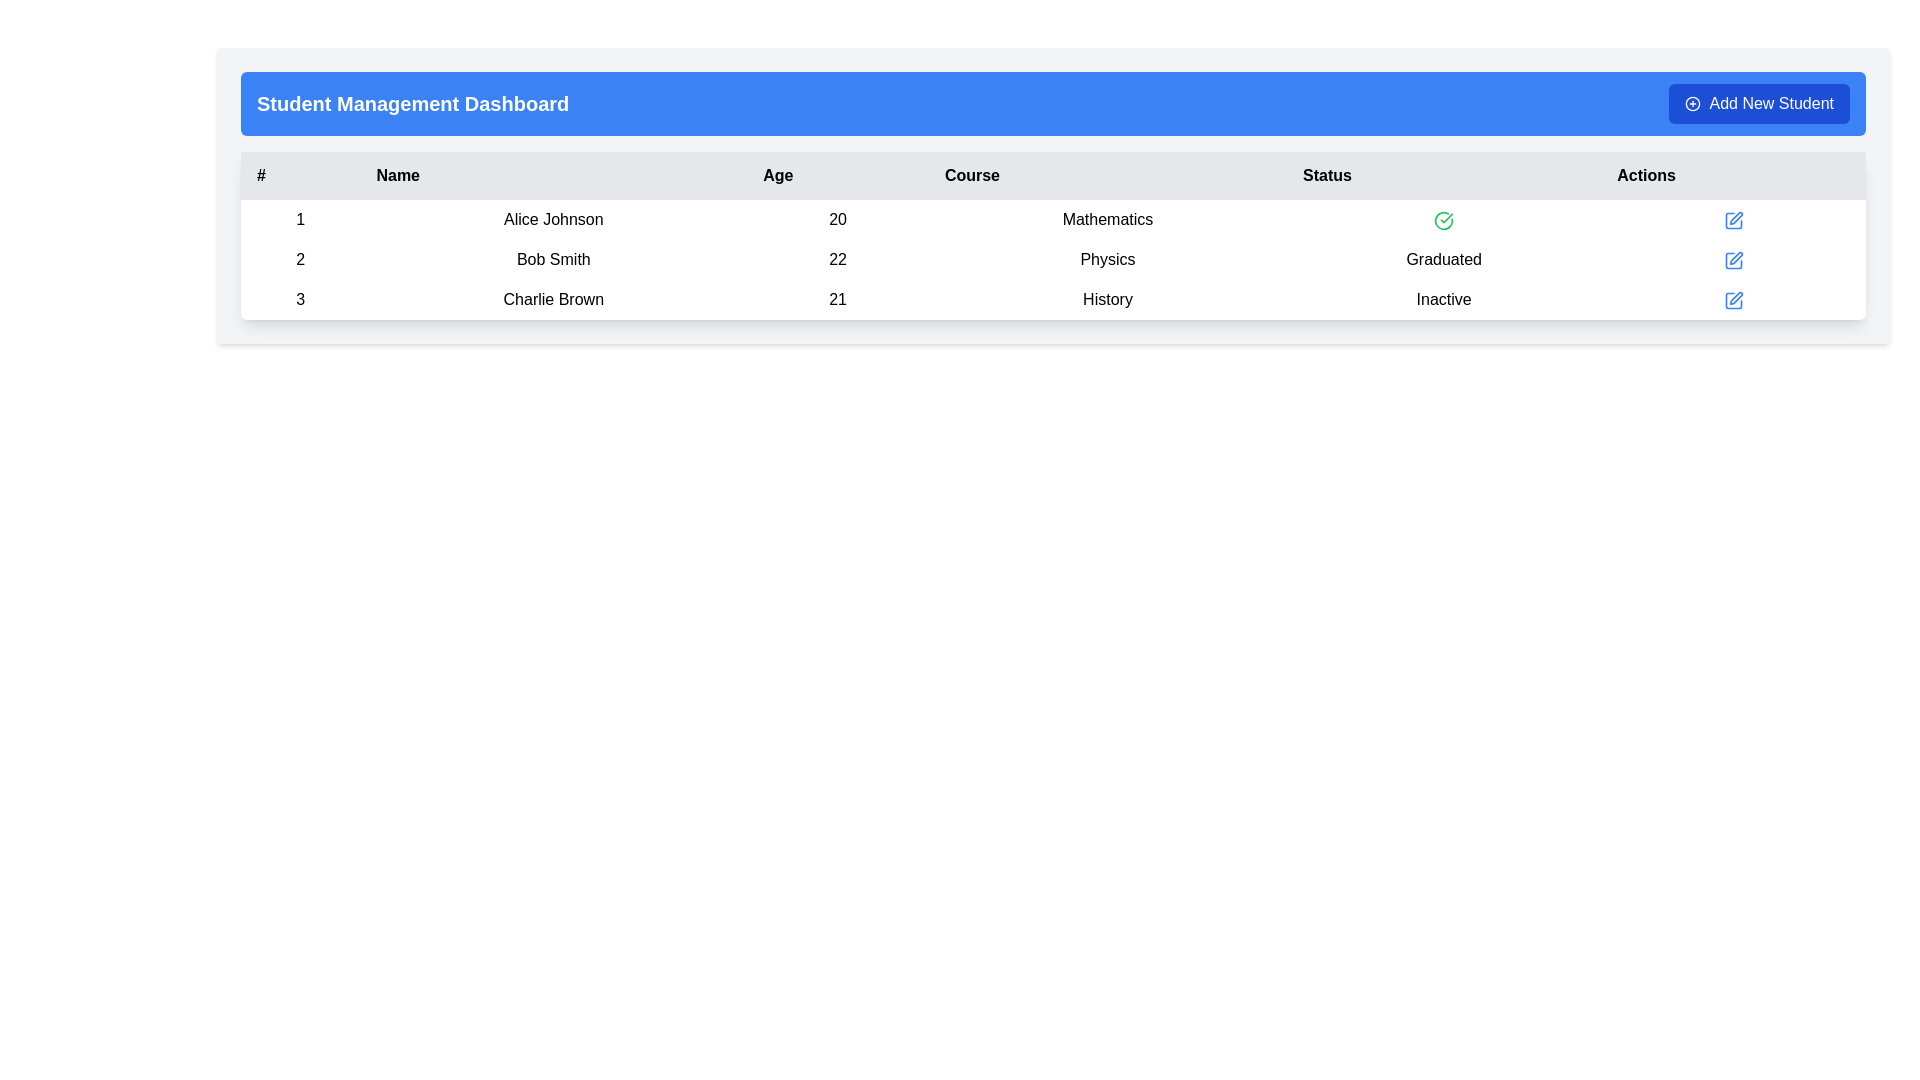 The width and height of the screenshot is (1920, 1080). I want to click on the circular icon with a green outline and centered check mark located under the 'Status' column for the 'Mathematics' course row, corresponding to Alice Johnson, so click(1444, 219).